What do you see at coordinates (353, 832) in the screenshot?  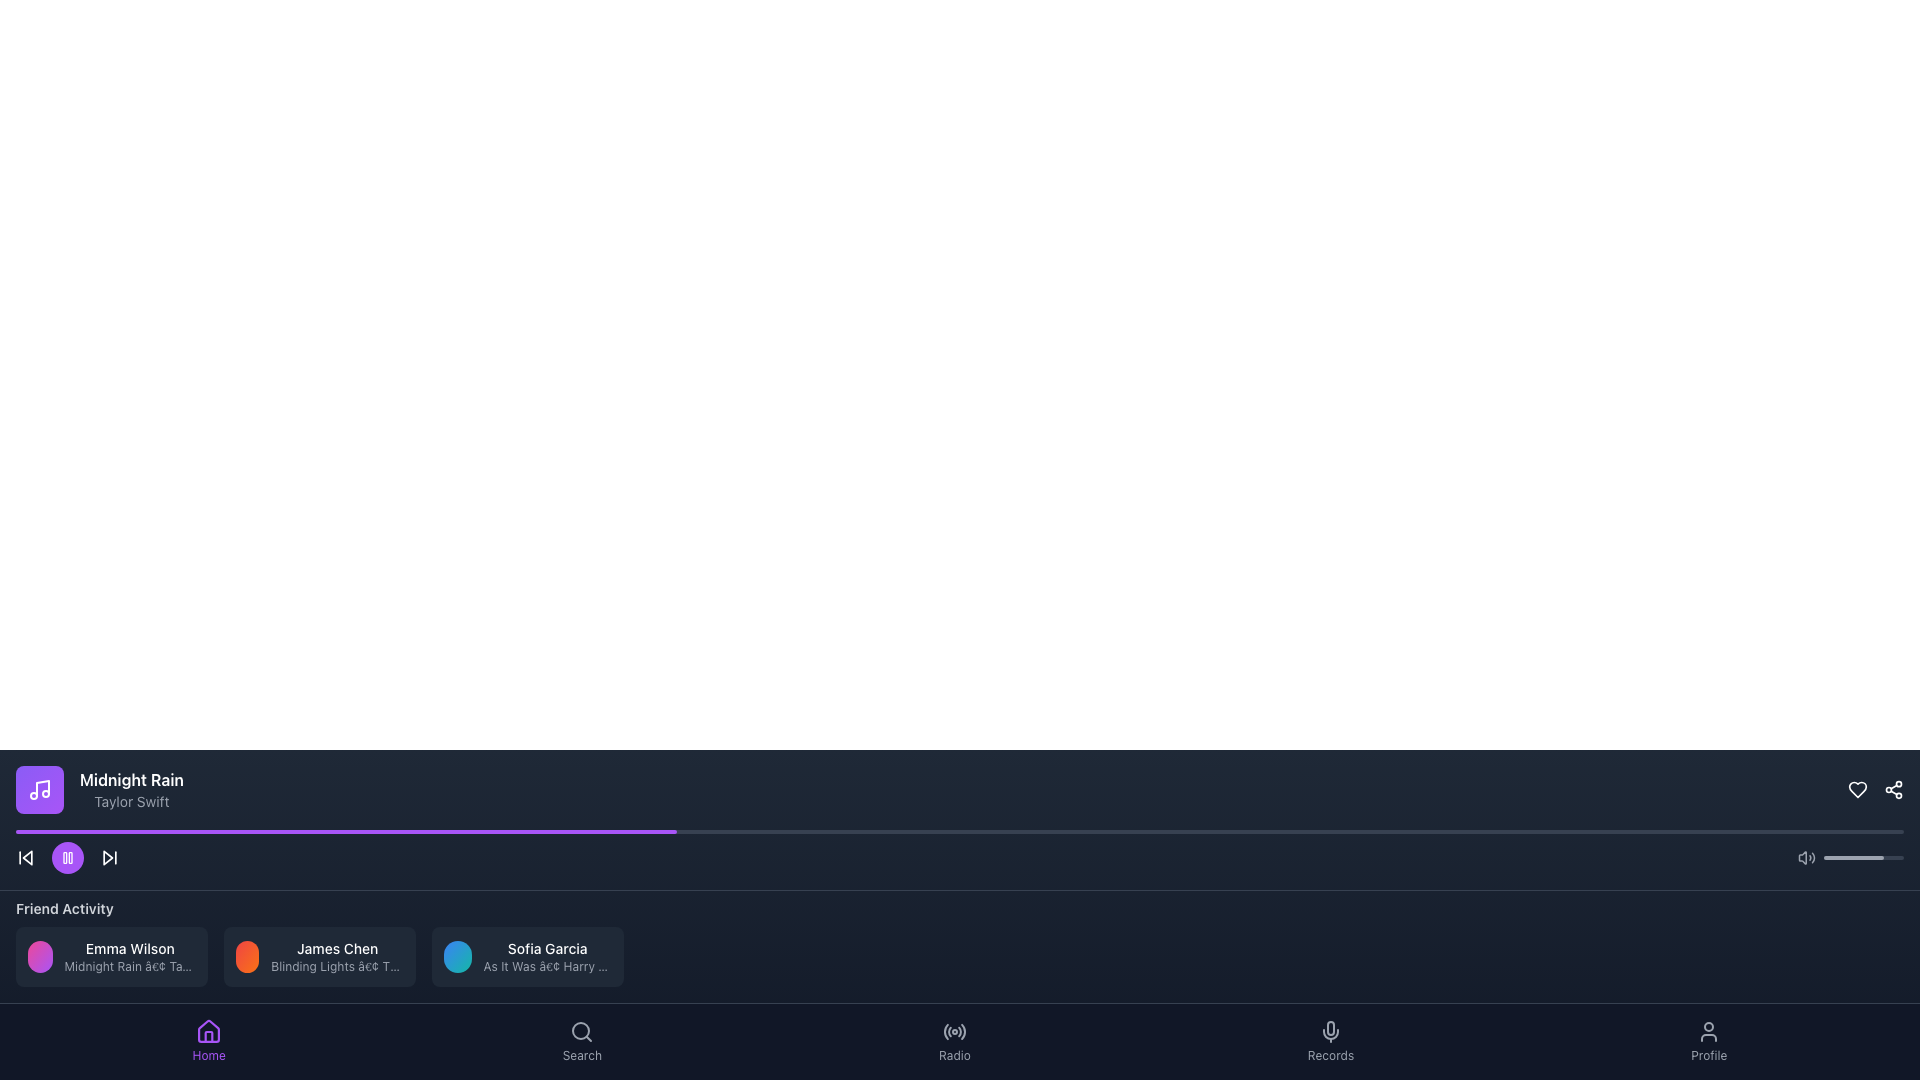 I see `the progress bar` at bounding box center [353, 832].